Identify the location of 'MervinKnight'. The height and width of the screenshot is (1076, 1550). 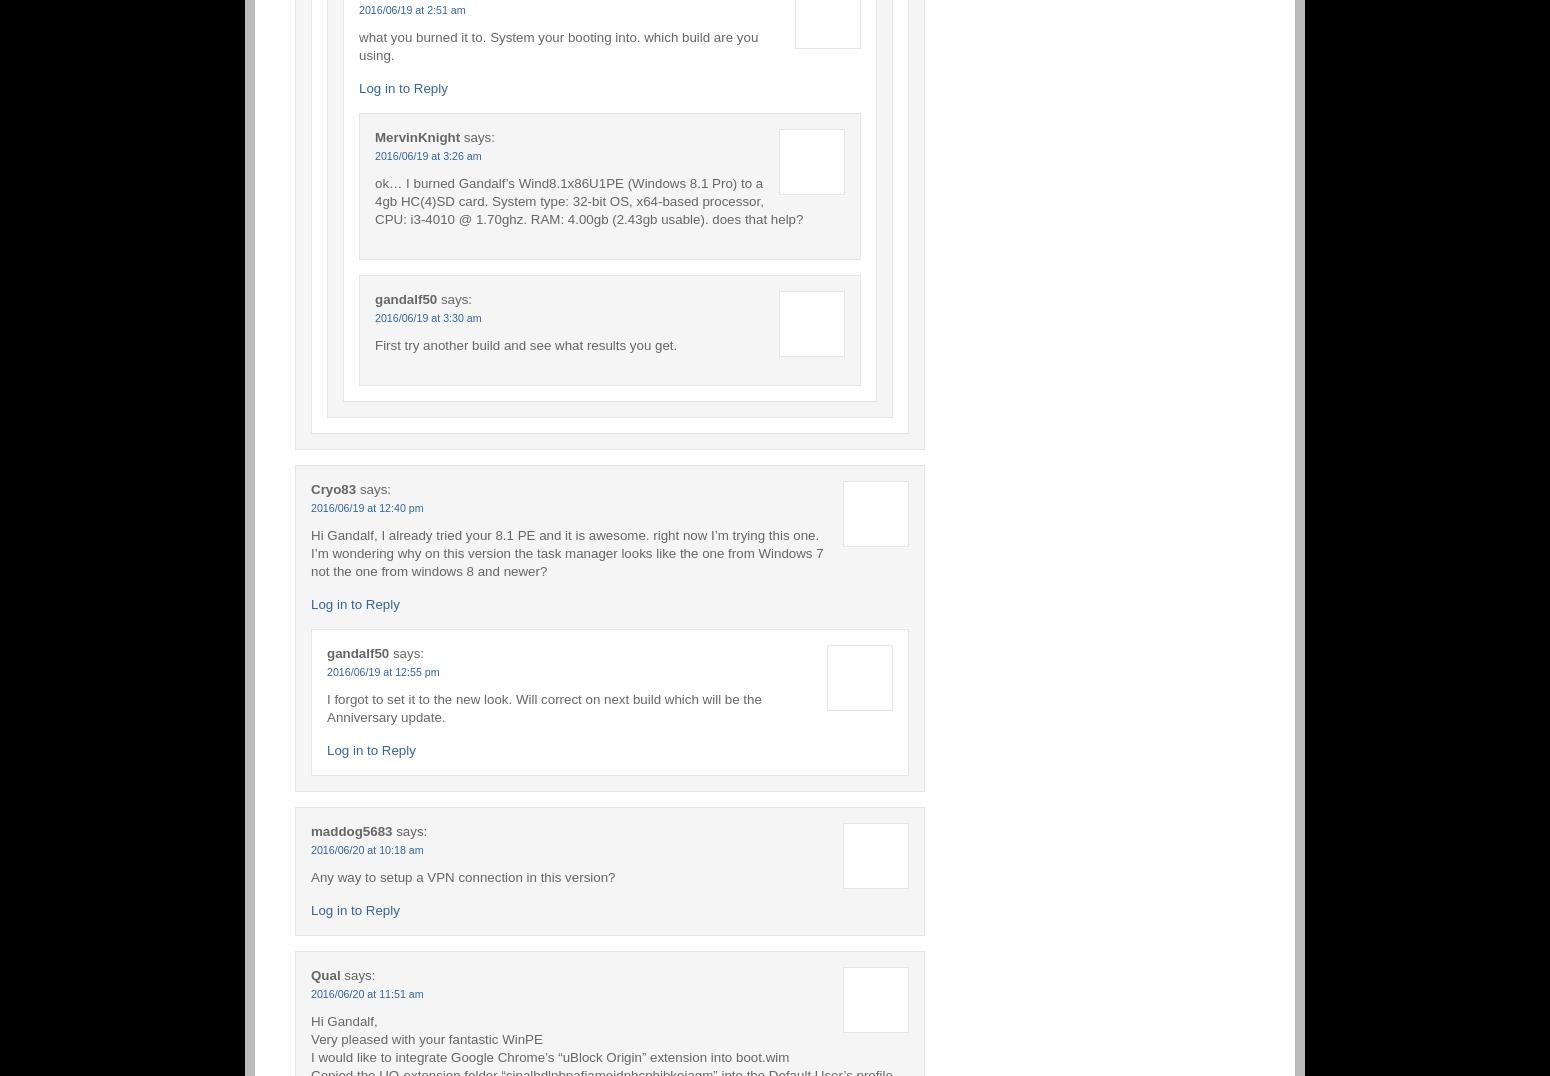
(373, 136).